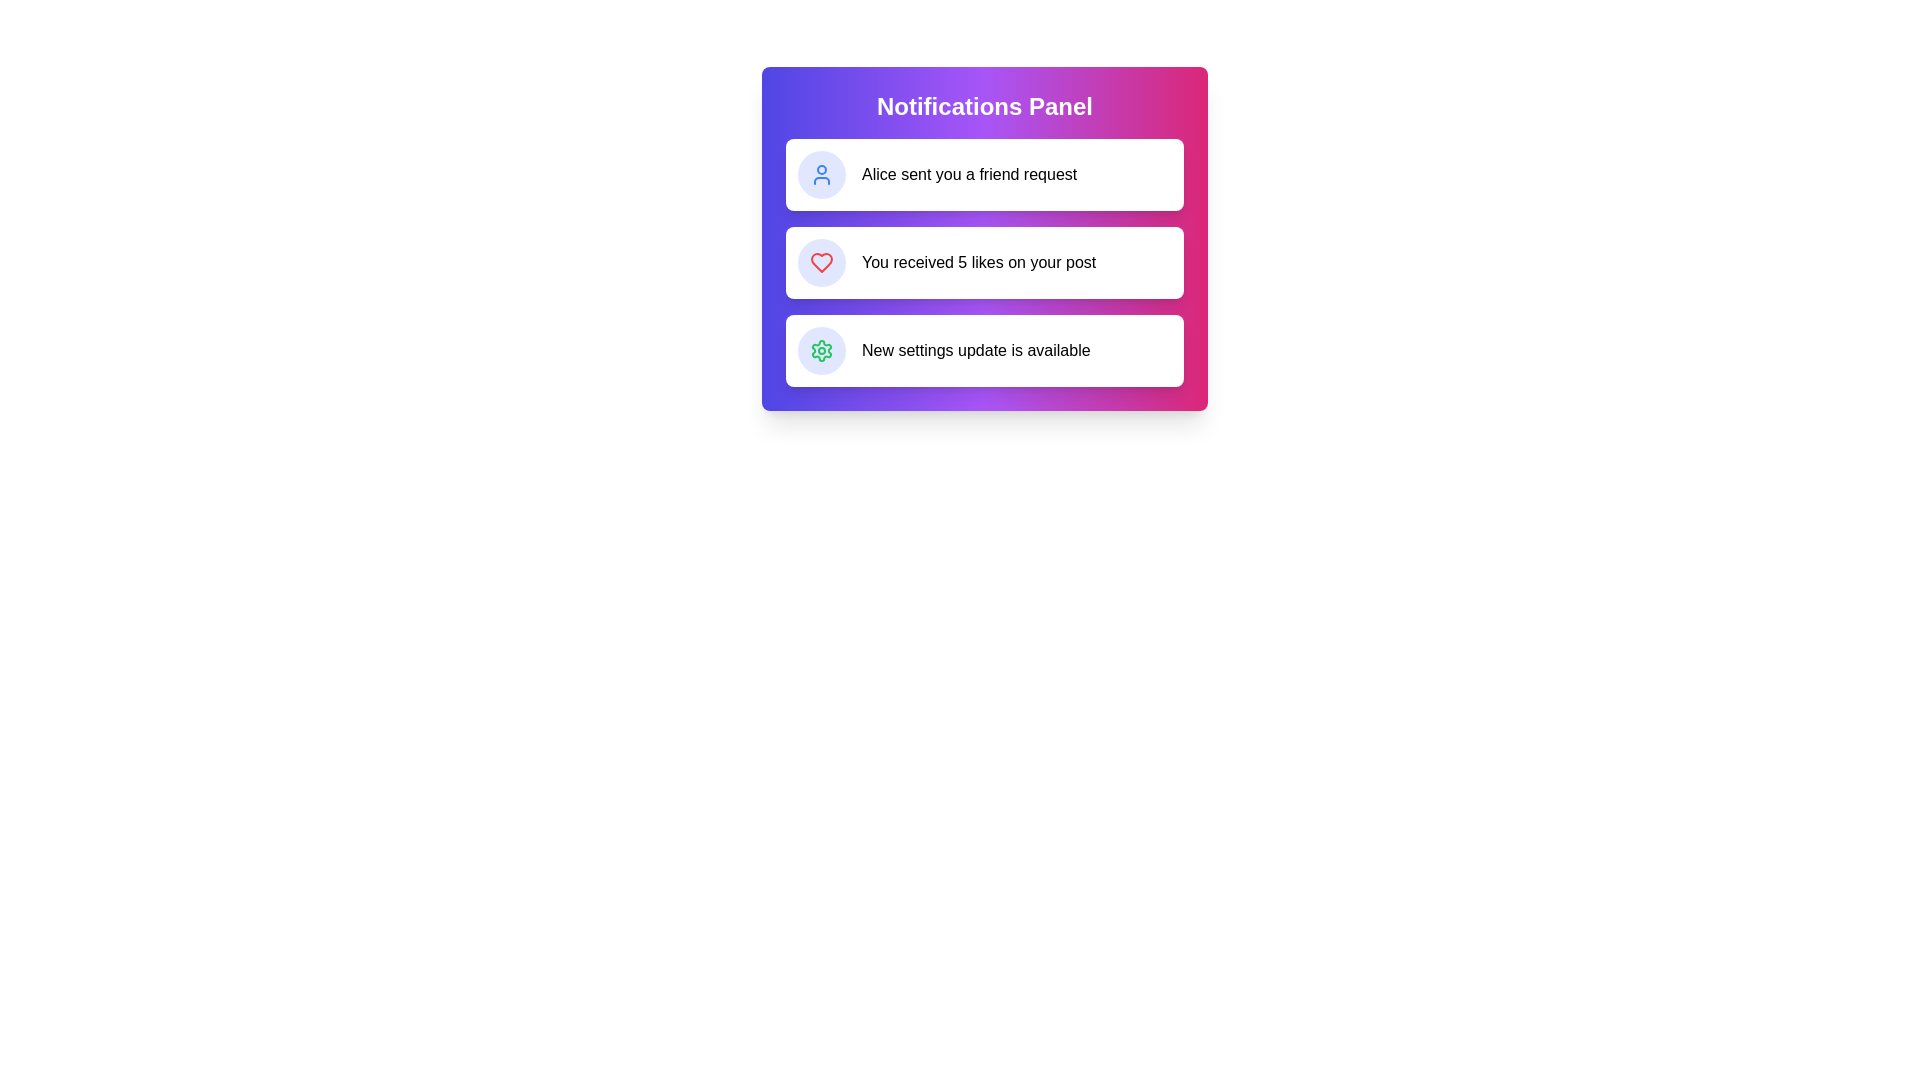 Image resolution: width=1920 pixels, height=1080 pixels. Describe the element at coordinates (984, 238) in the screenshot. I see `the stylized rectangular notification panel located in the center of the webpage` at that location.